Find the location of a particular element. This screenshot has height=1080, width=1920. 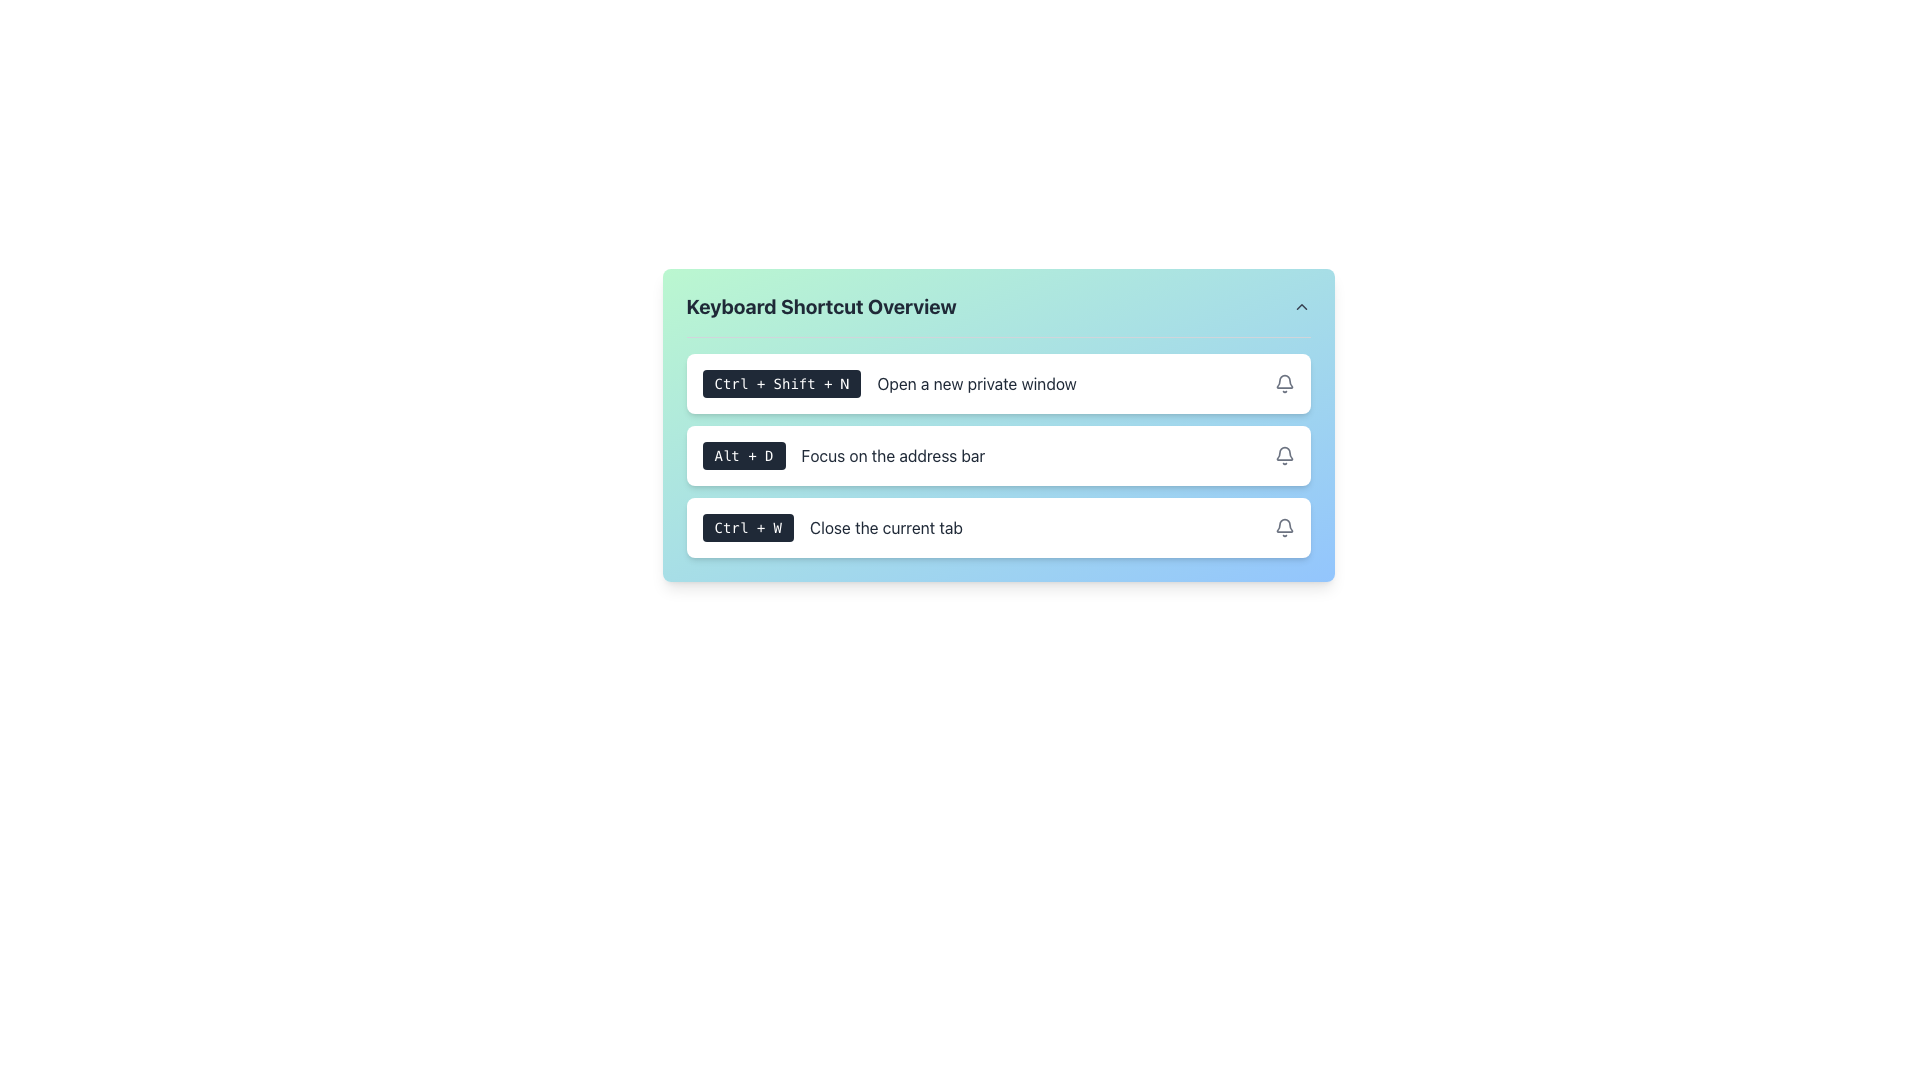

text label that describes the action associated with the keyboard shortcut 'Ctrl + Shift + N', located in the first row of the shortcut descriptions, to the right of the dark gray box and left of the bell-shaped icon is located at coordinates (977, 384).